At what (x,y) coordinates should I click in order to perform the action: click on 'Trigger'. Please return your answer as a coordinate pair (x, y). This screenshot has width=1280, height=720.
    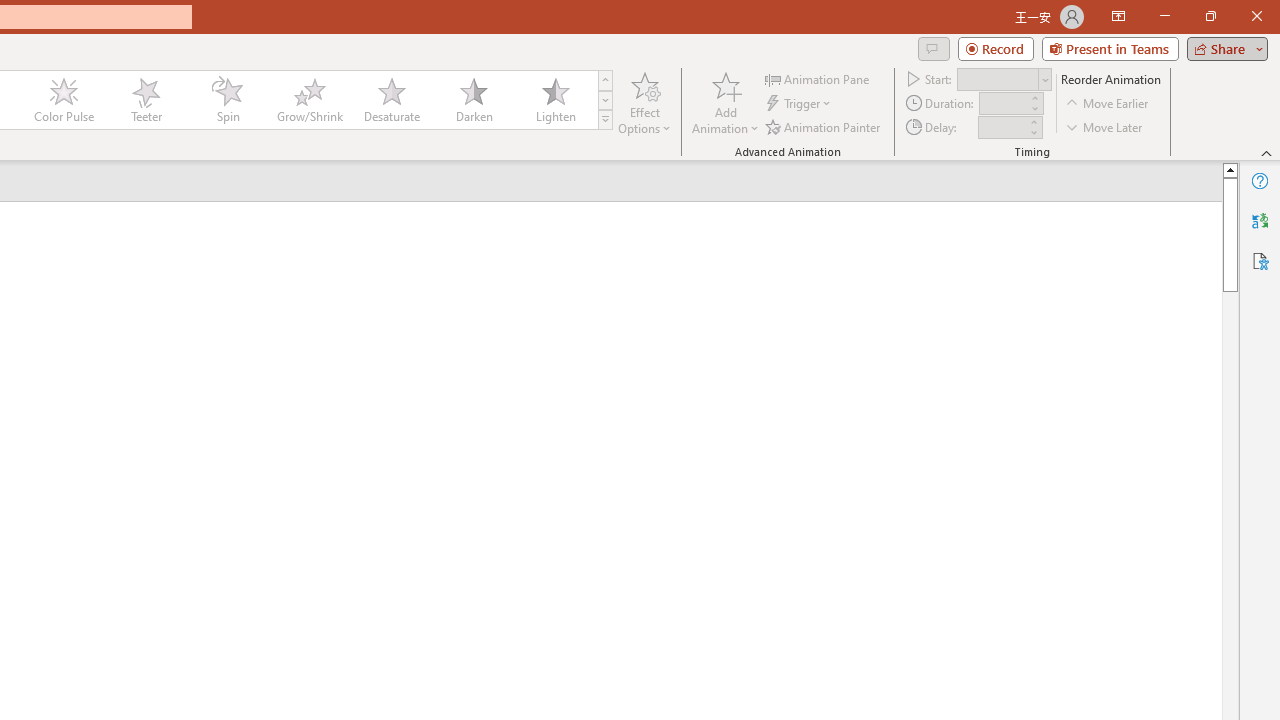
    Looking at the image, I should click on (800, 103).